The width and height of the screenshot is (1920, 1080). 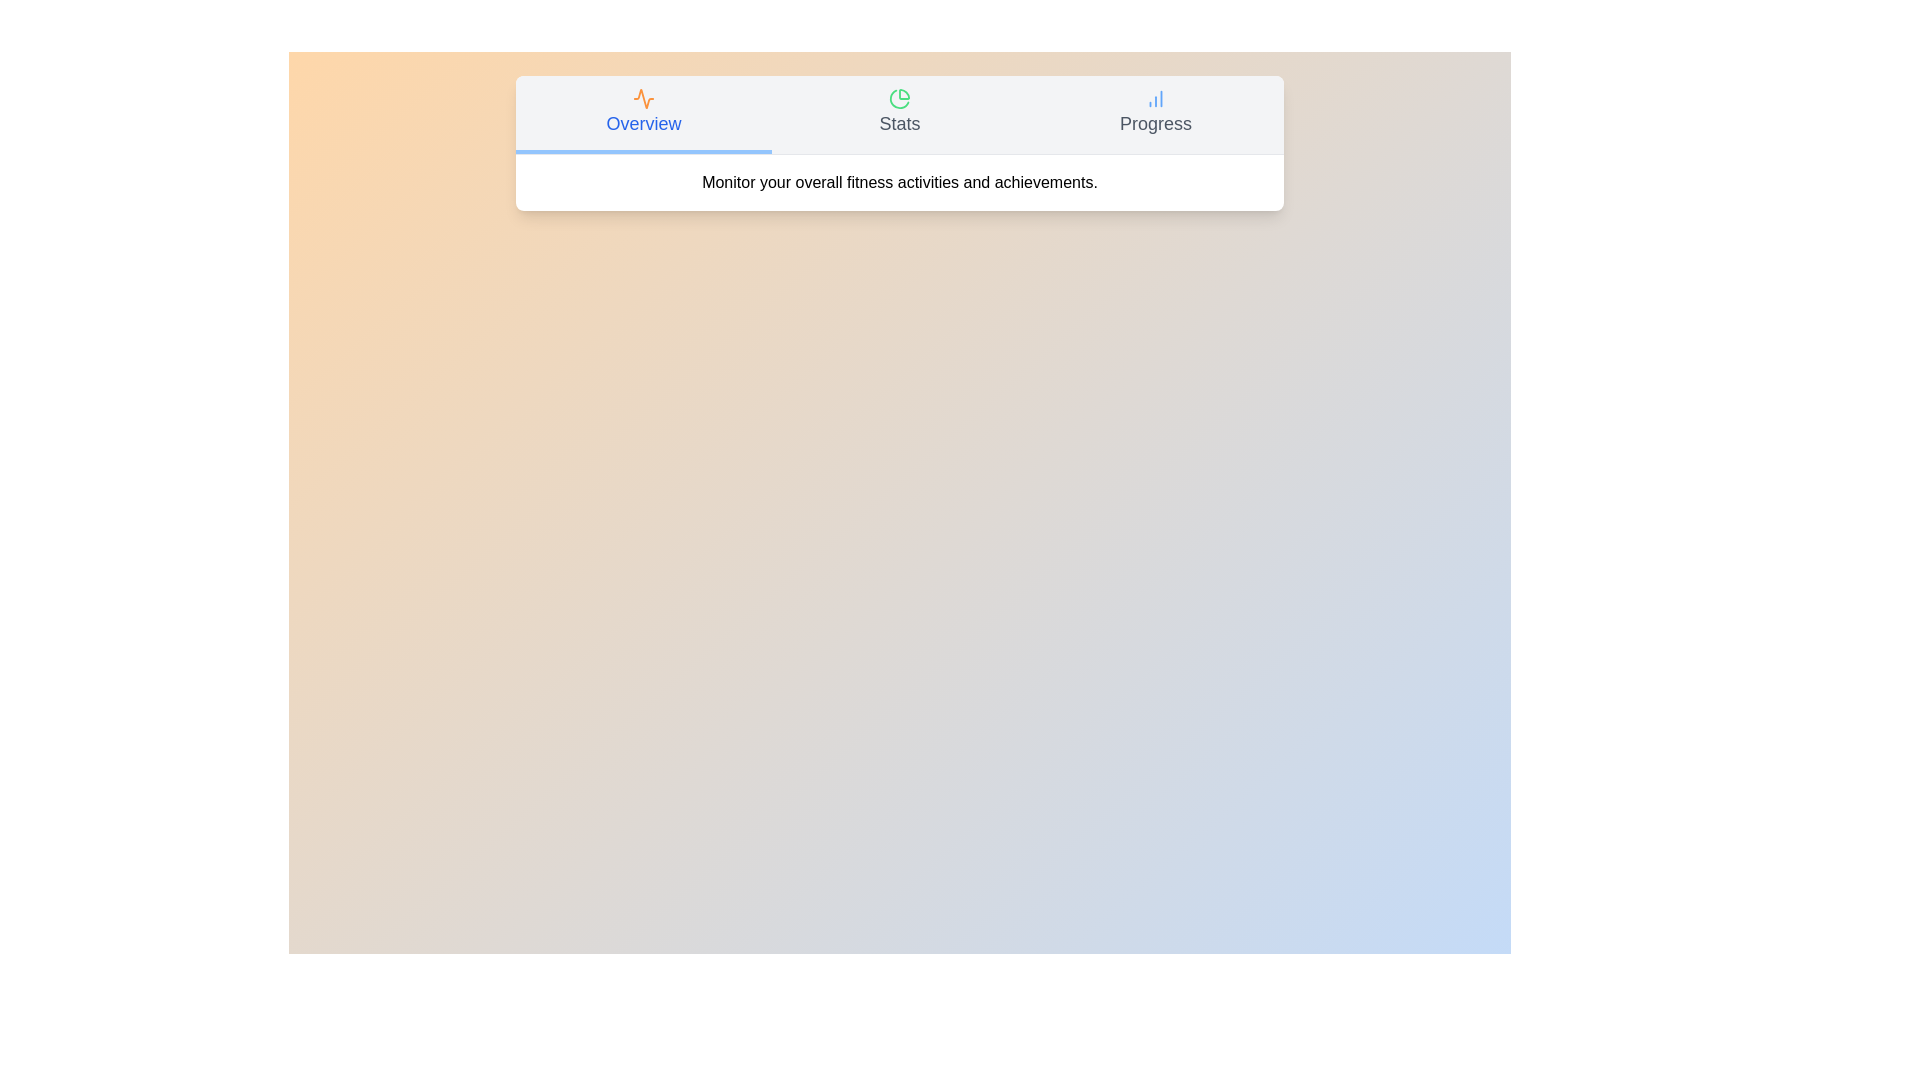 What do you see at coordinates (643, 115) in the screenshot?
I see `the tab labeled Overview to preview its hover style` at bounding box center [643, 115].